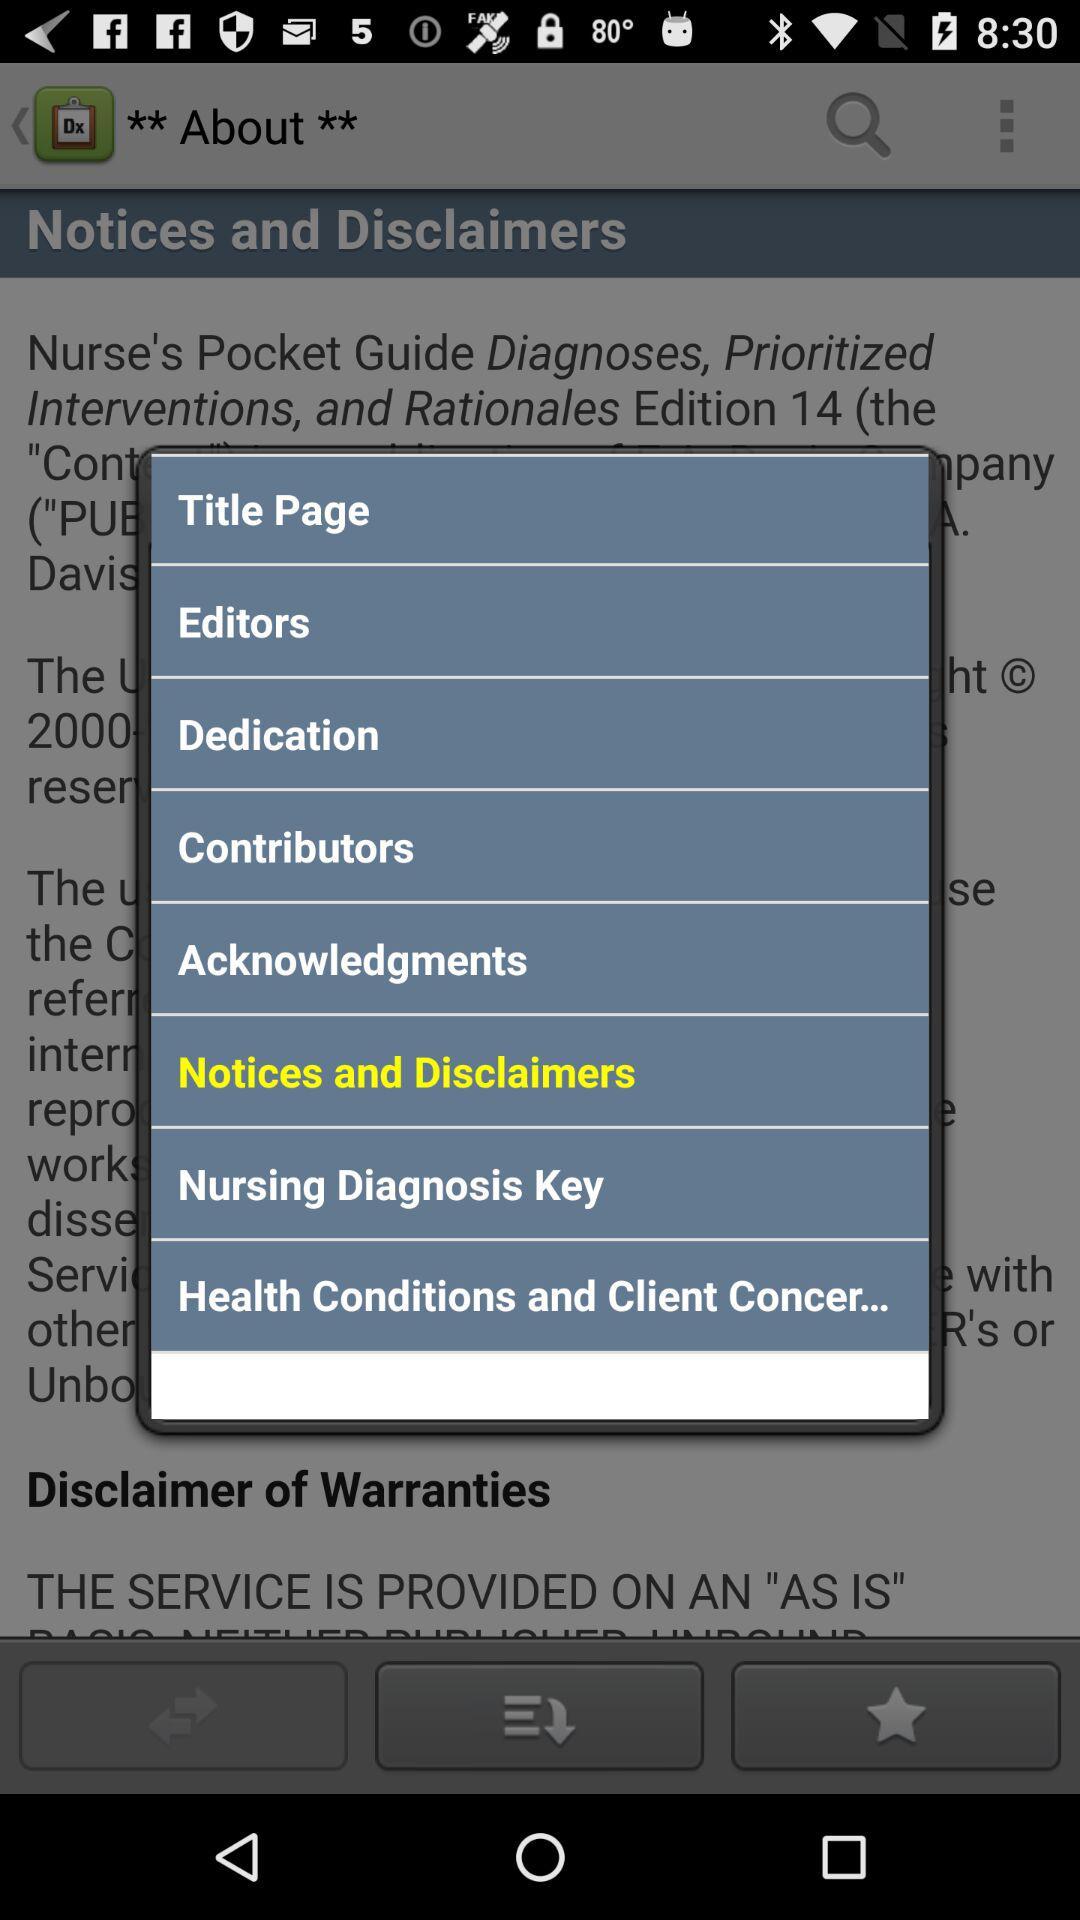  Describe the element at coordinates (540, 508) in the screenshot. I see `title page item` at that location.